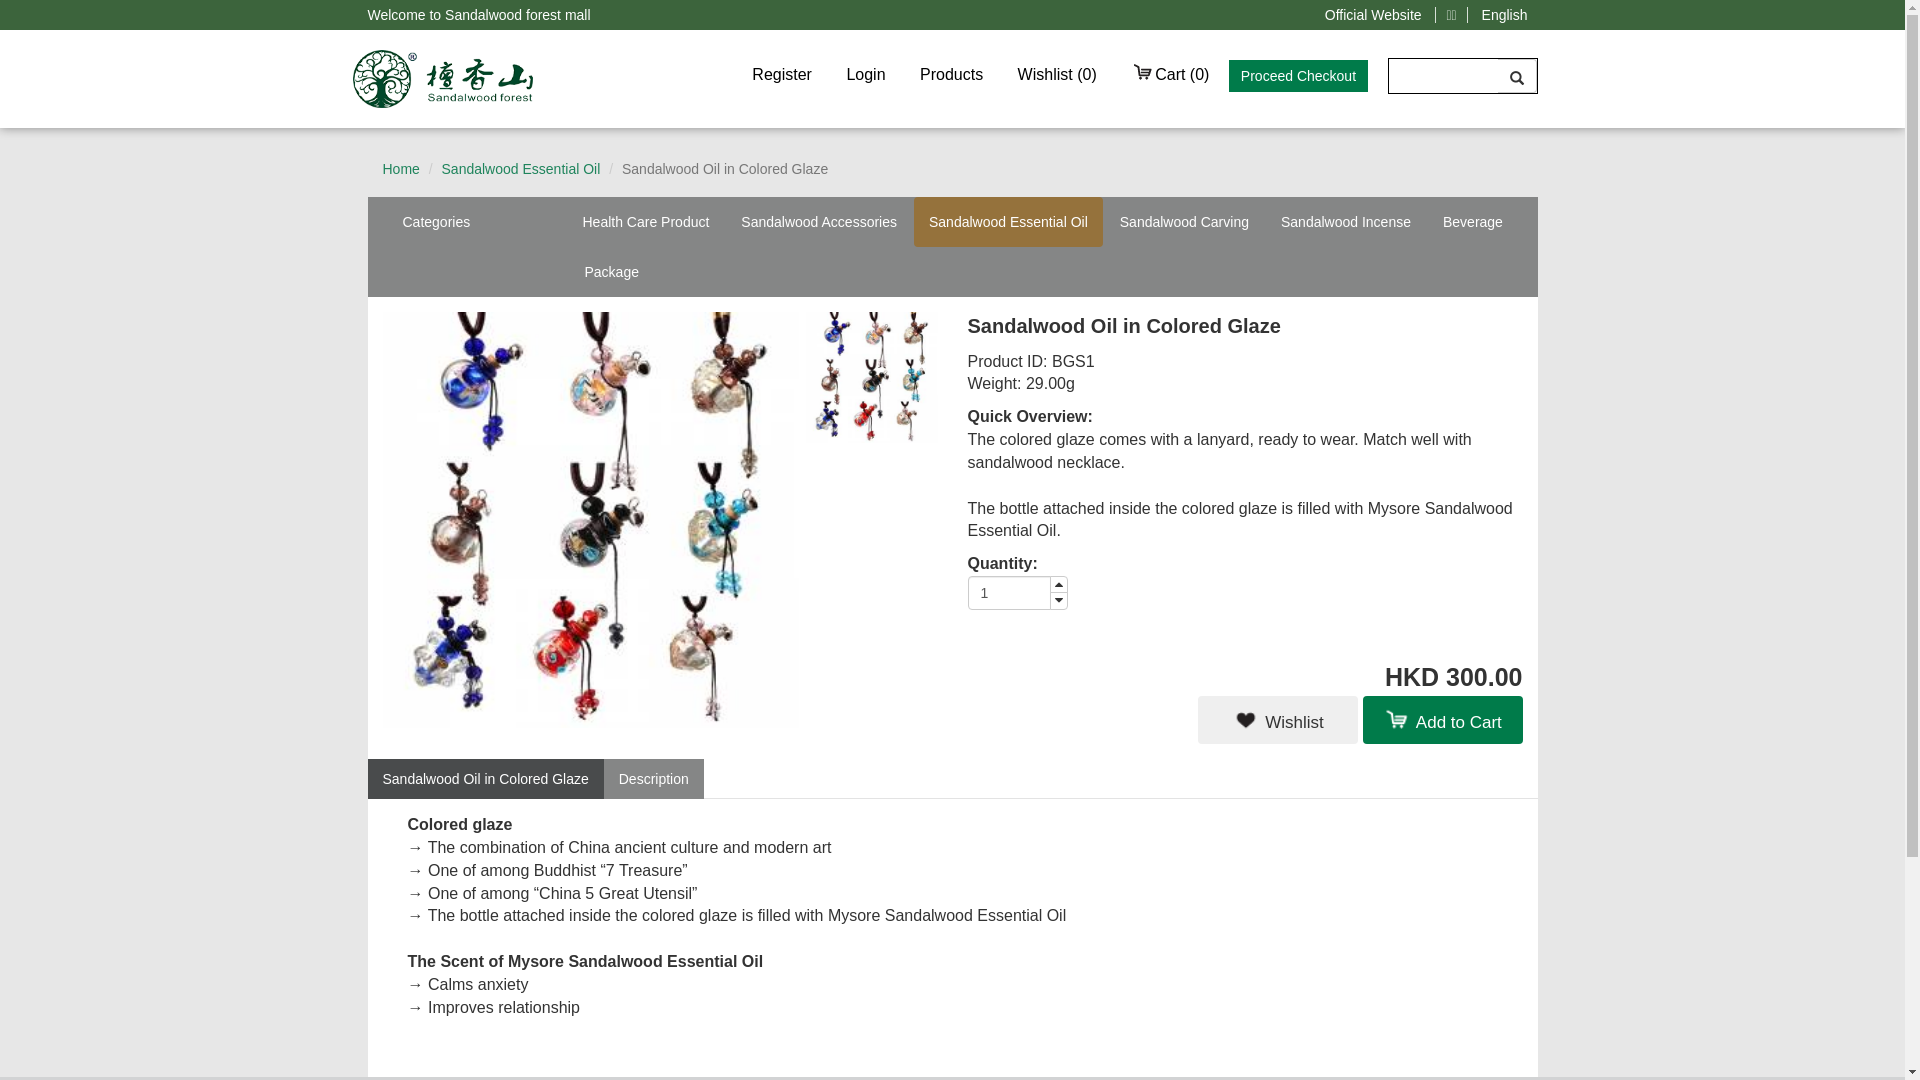 This screenshot has width=1920, height=1080. What do you see at coordinates (400, 168) in the screenshot?
I see `'Home'` at bounding box center [400, 168].